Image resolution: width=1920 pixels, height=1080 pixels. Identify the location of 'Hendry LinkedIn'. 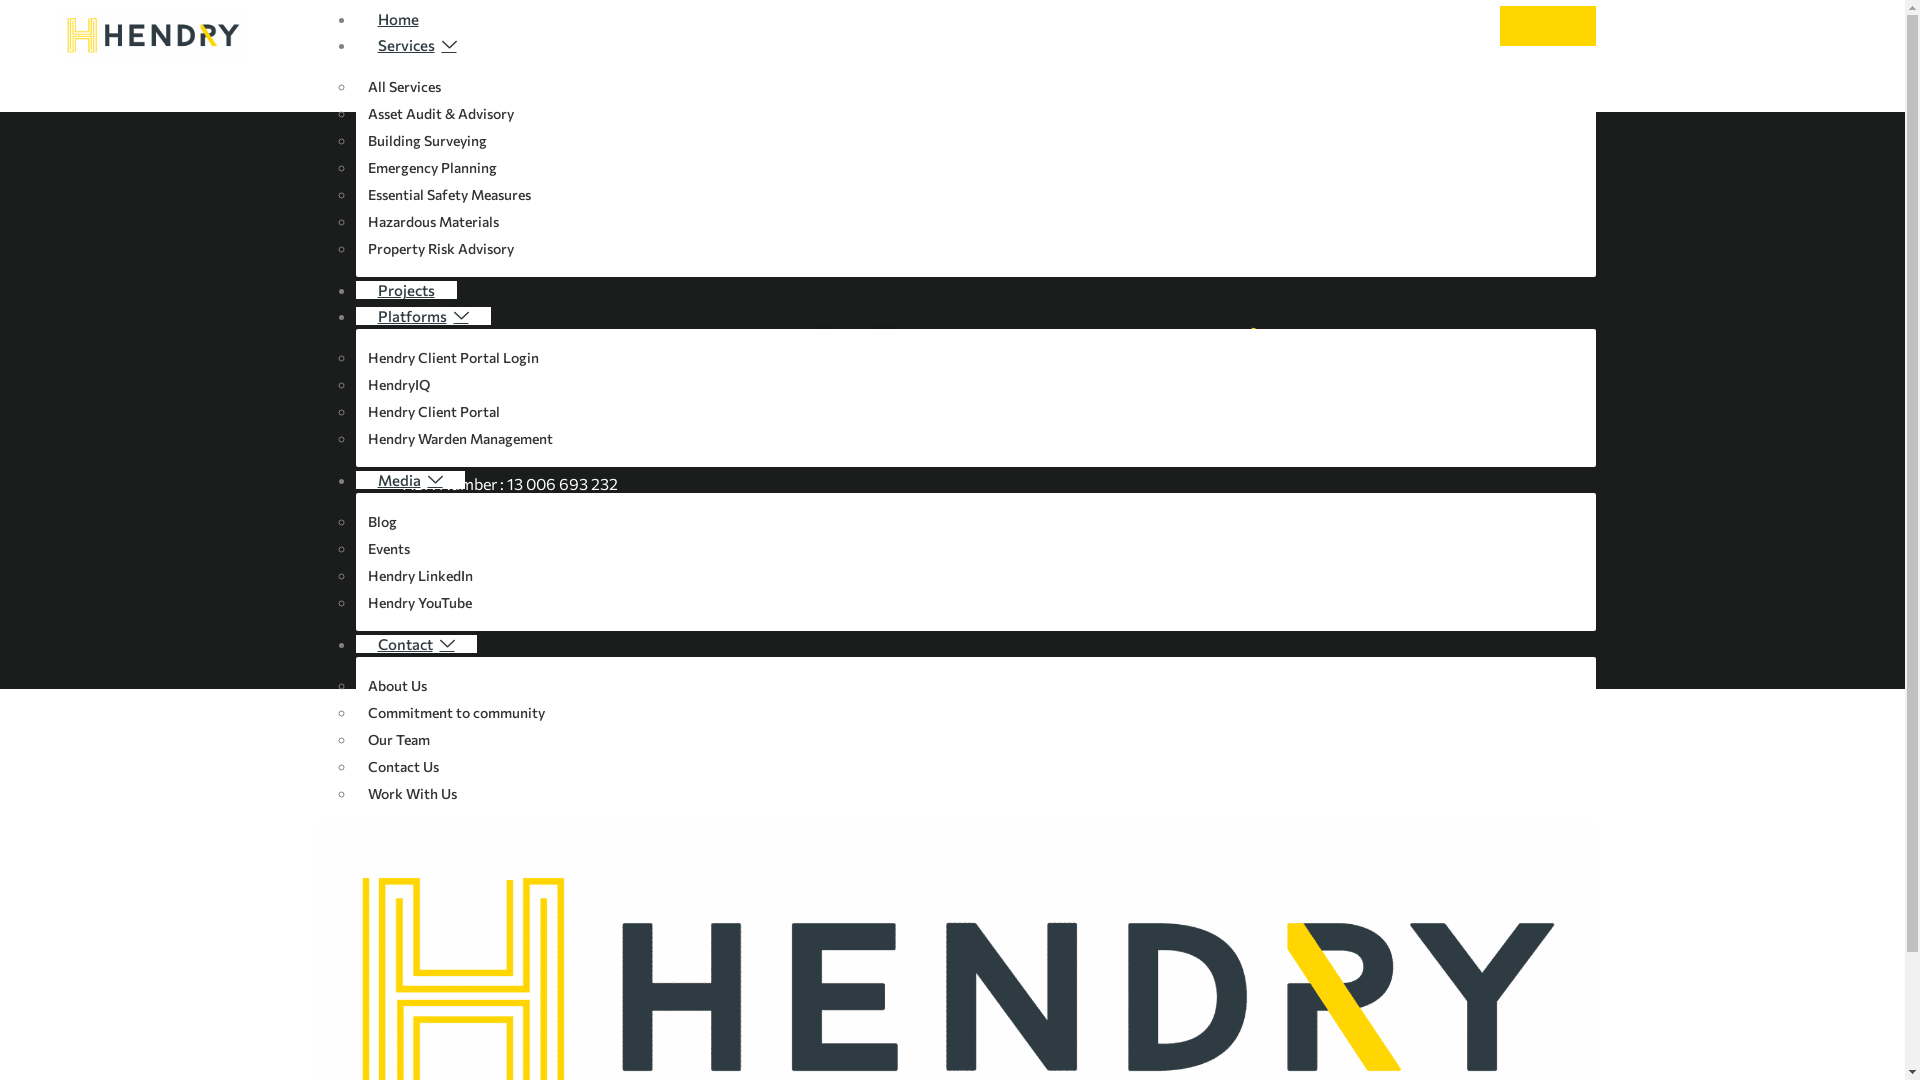
(419, 575).